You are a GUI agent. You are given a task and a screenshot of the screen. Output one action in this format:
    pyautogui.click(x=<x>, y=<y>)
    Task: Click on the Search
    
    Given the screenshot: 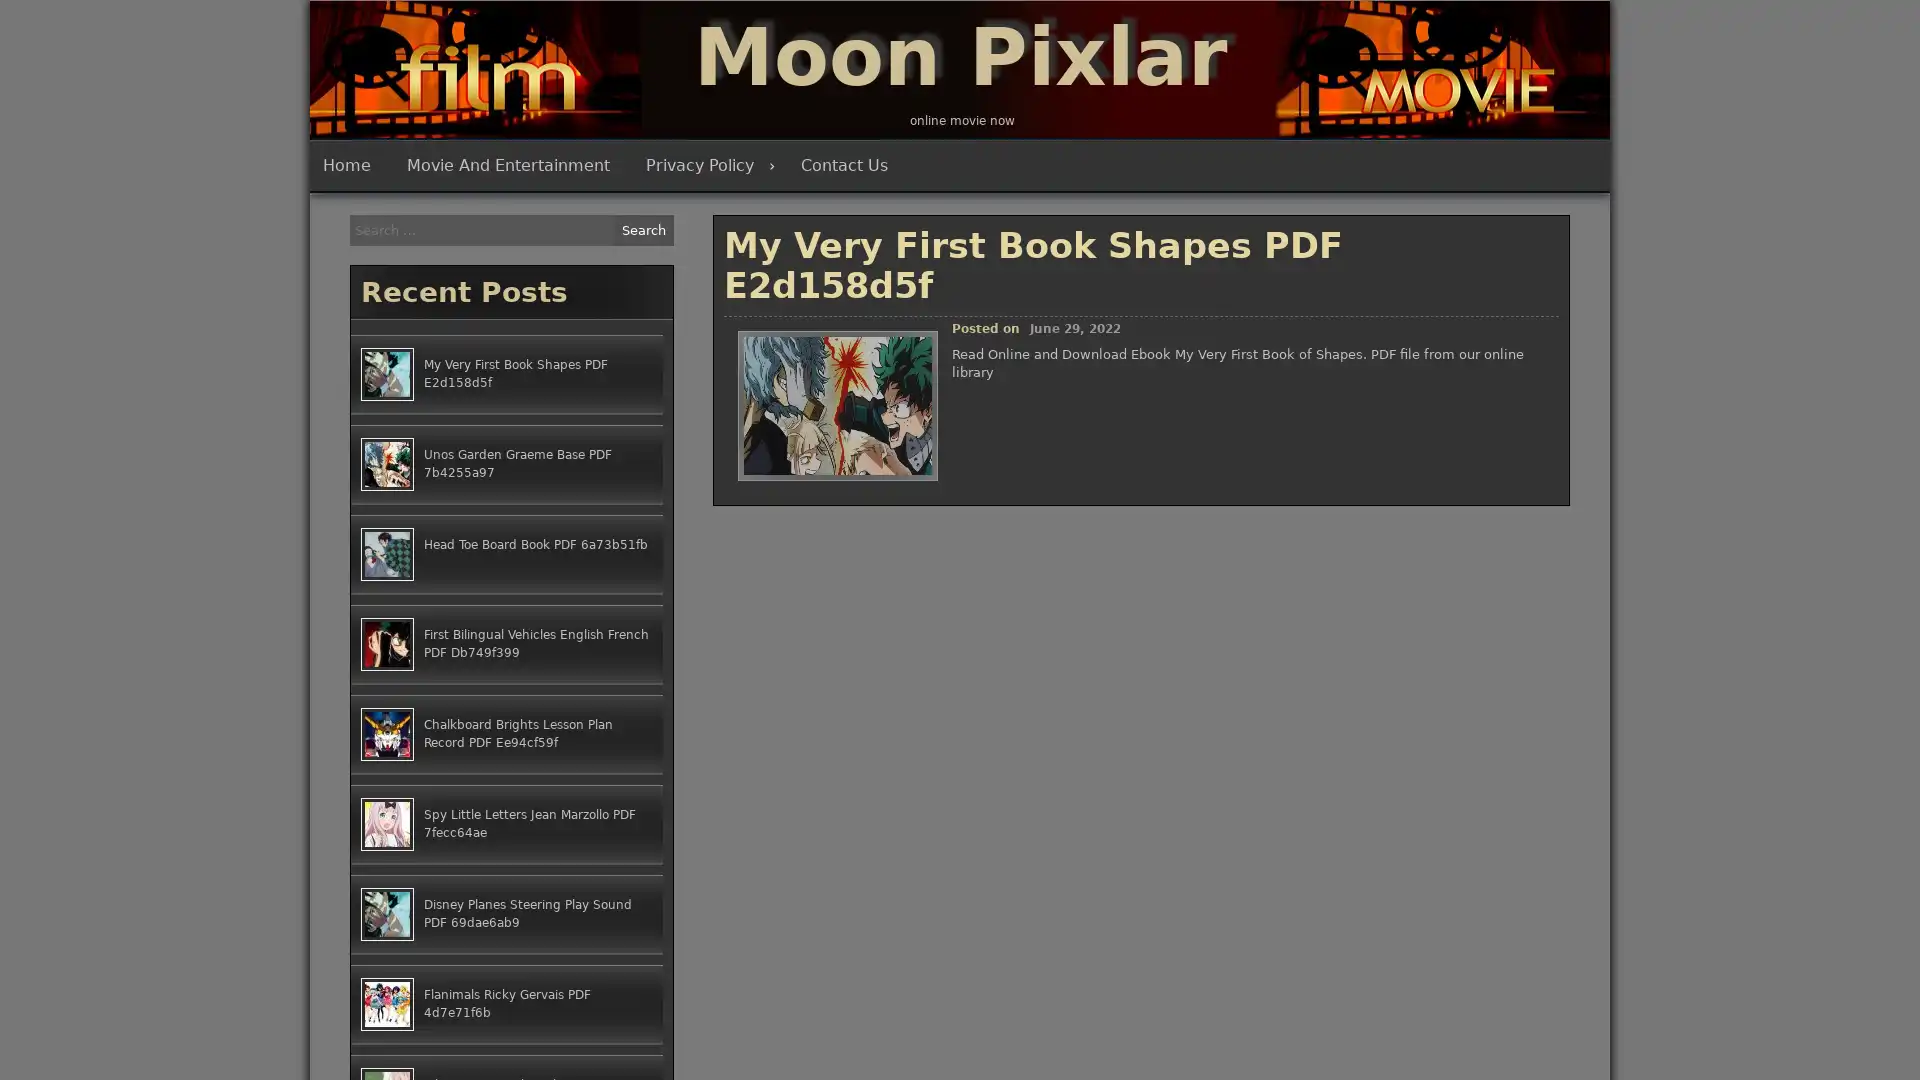 What is the action you would take?
    pyautogui.click(x=643, y=229)
    